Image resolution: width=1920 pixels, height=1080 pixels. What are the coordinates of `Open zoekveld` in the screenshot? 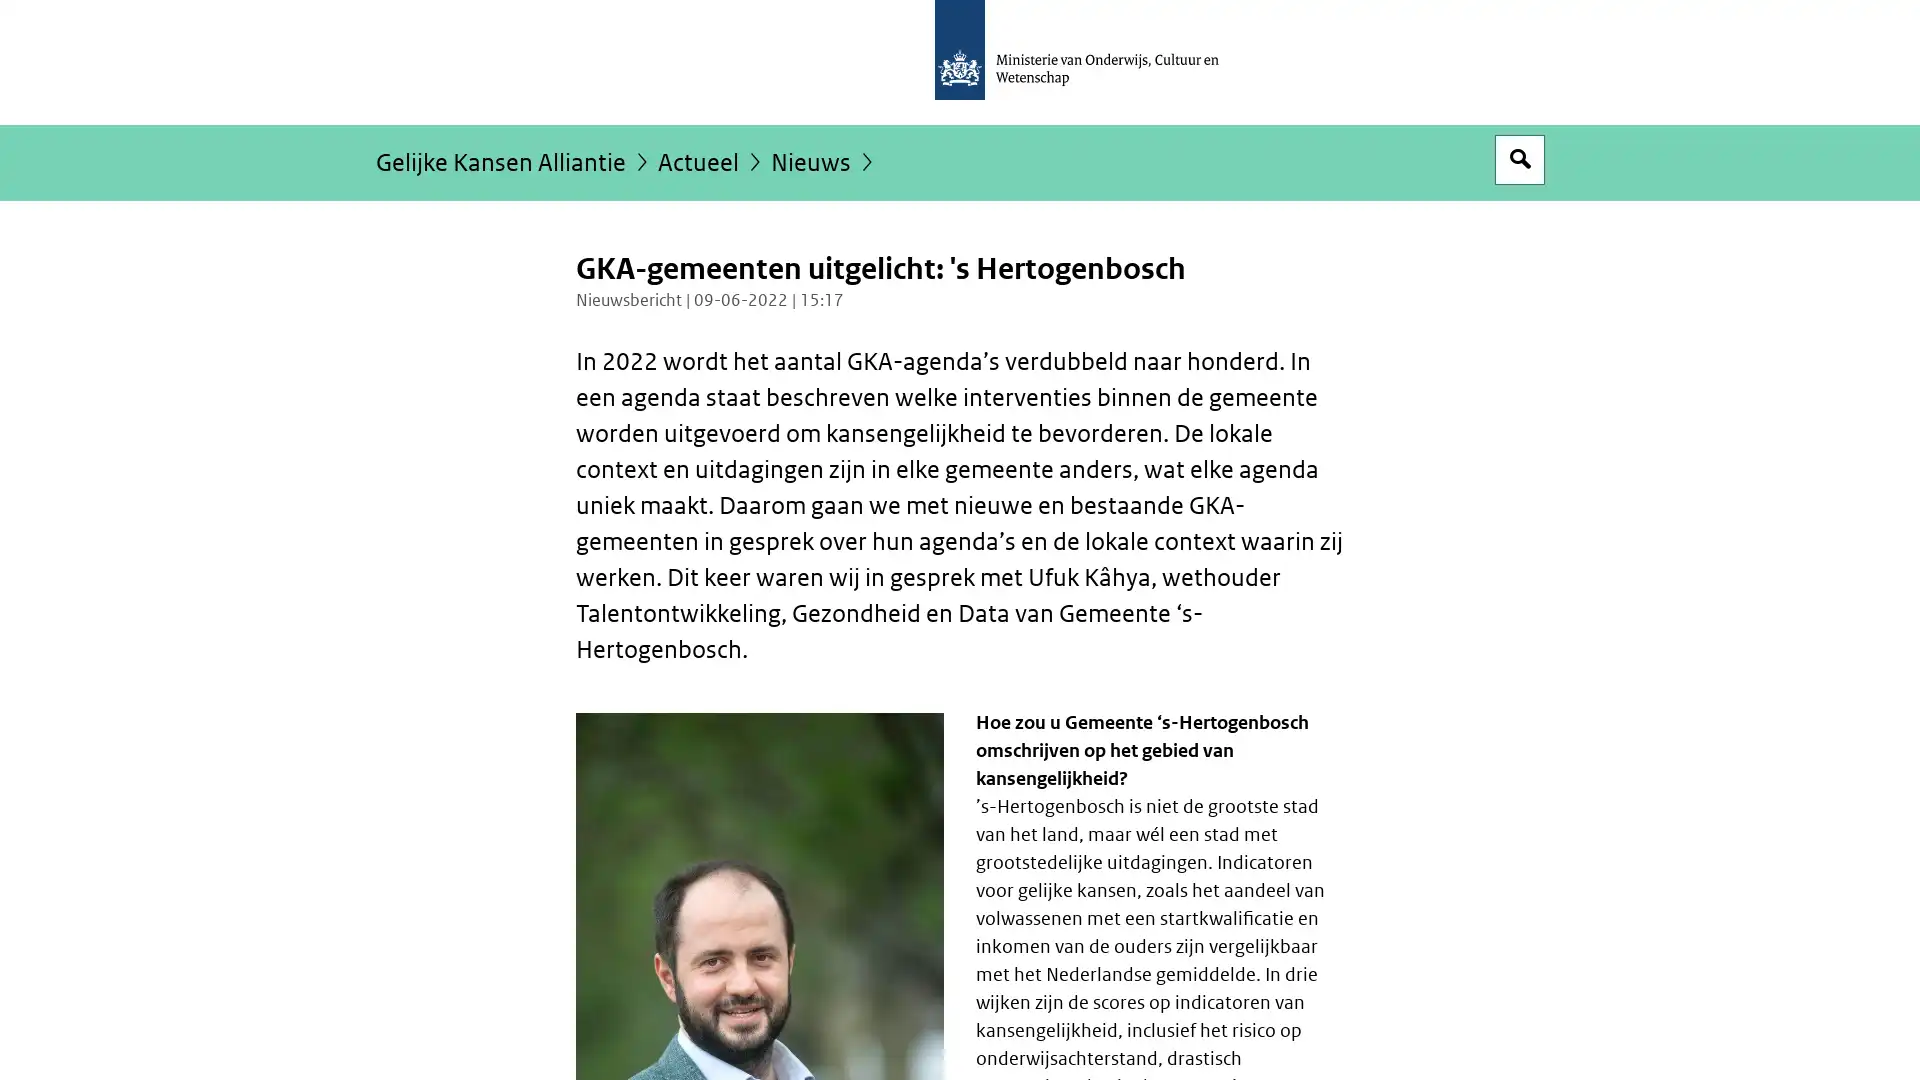 It's located at (1520, 158).